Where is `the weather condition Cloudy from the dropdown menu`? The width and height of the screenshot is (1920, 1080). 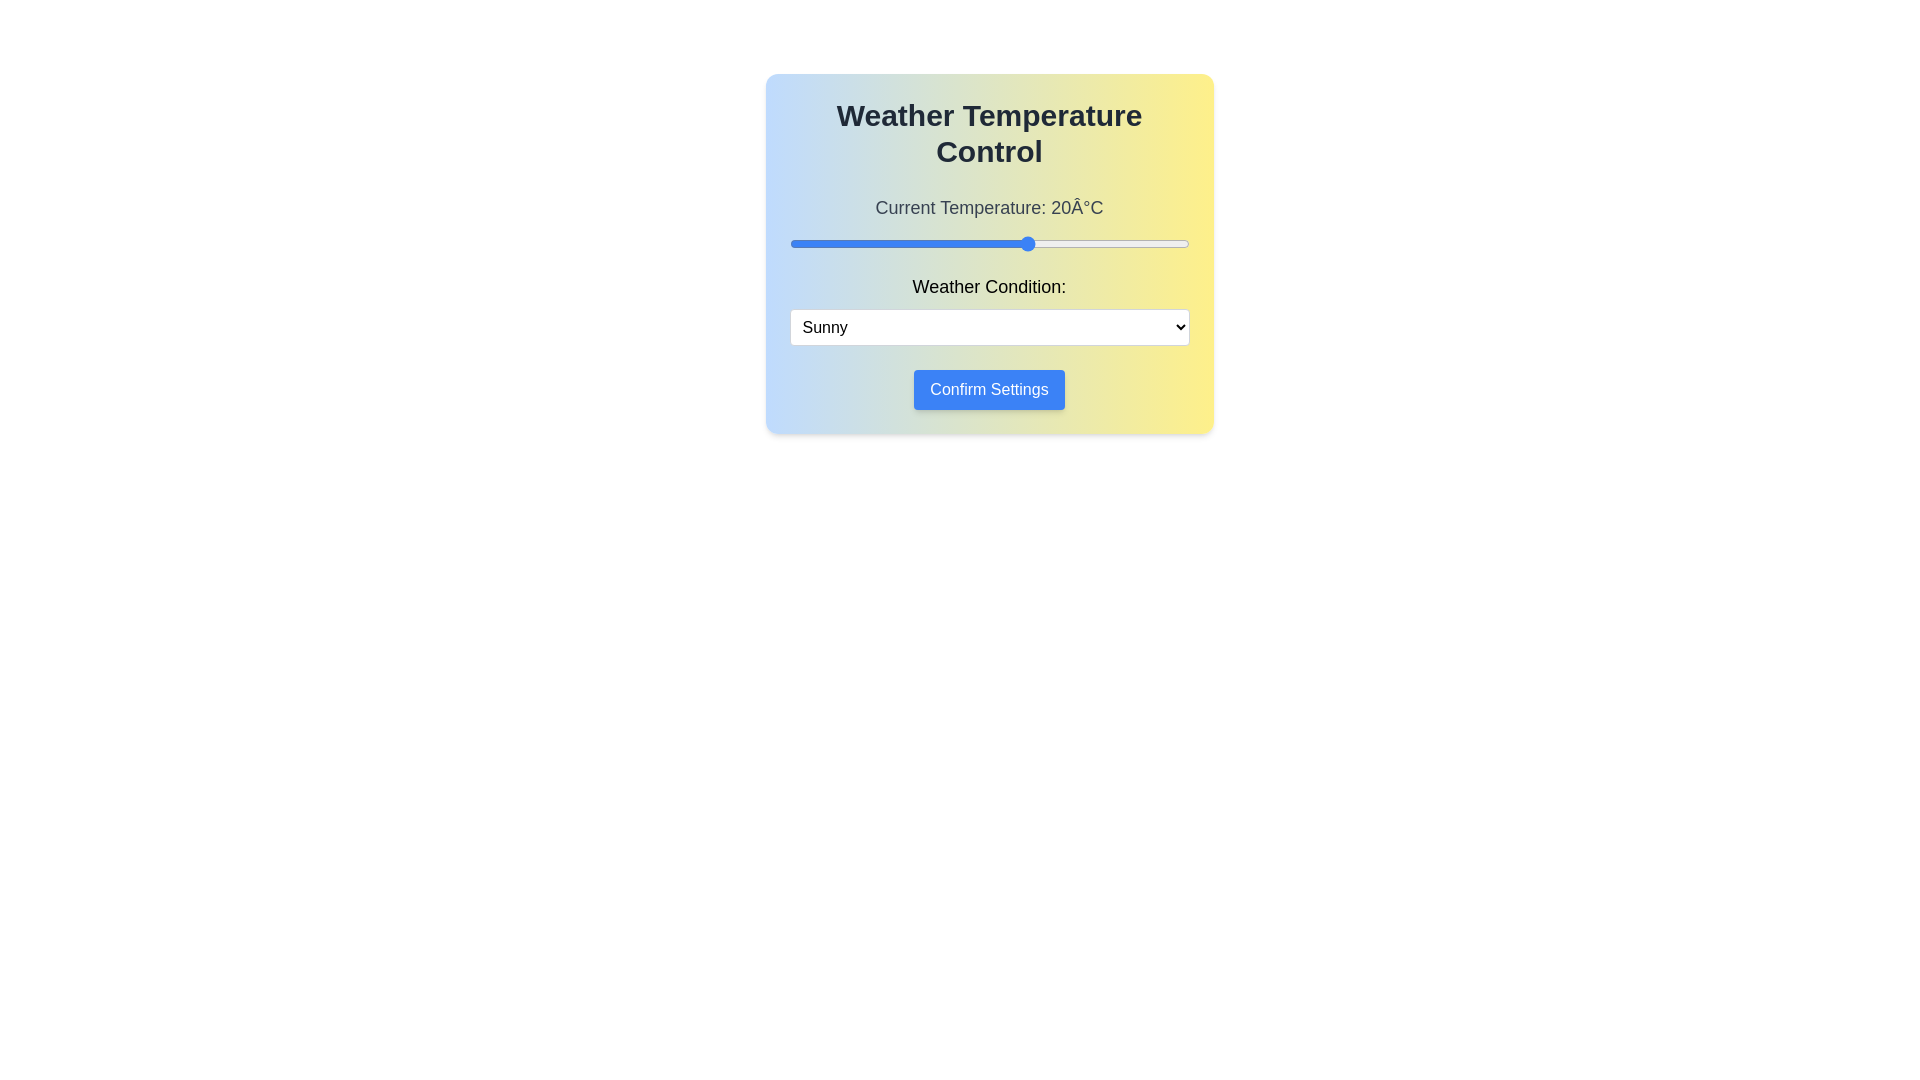 the weather condition Cloudy from the dropdown menu is located at coordinates (989, 326).